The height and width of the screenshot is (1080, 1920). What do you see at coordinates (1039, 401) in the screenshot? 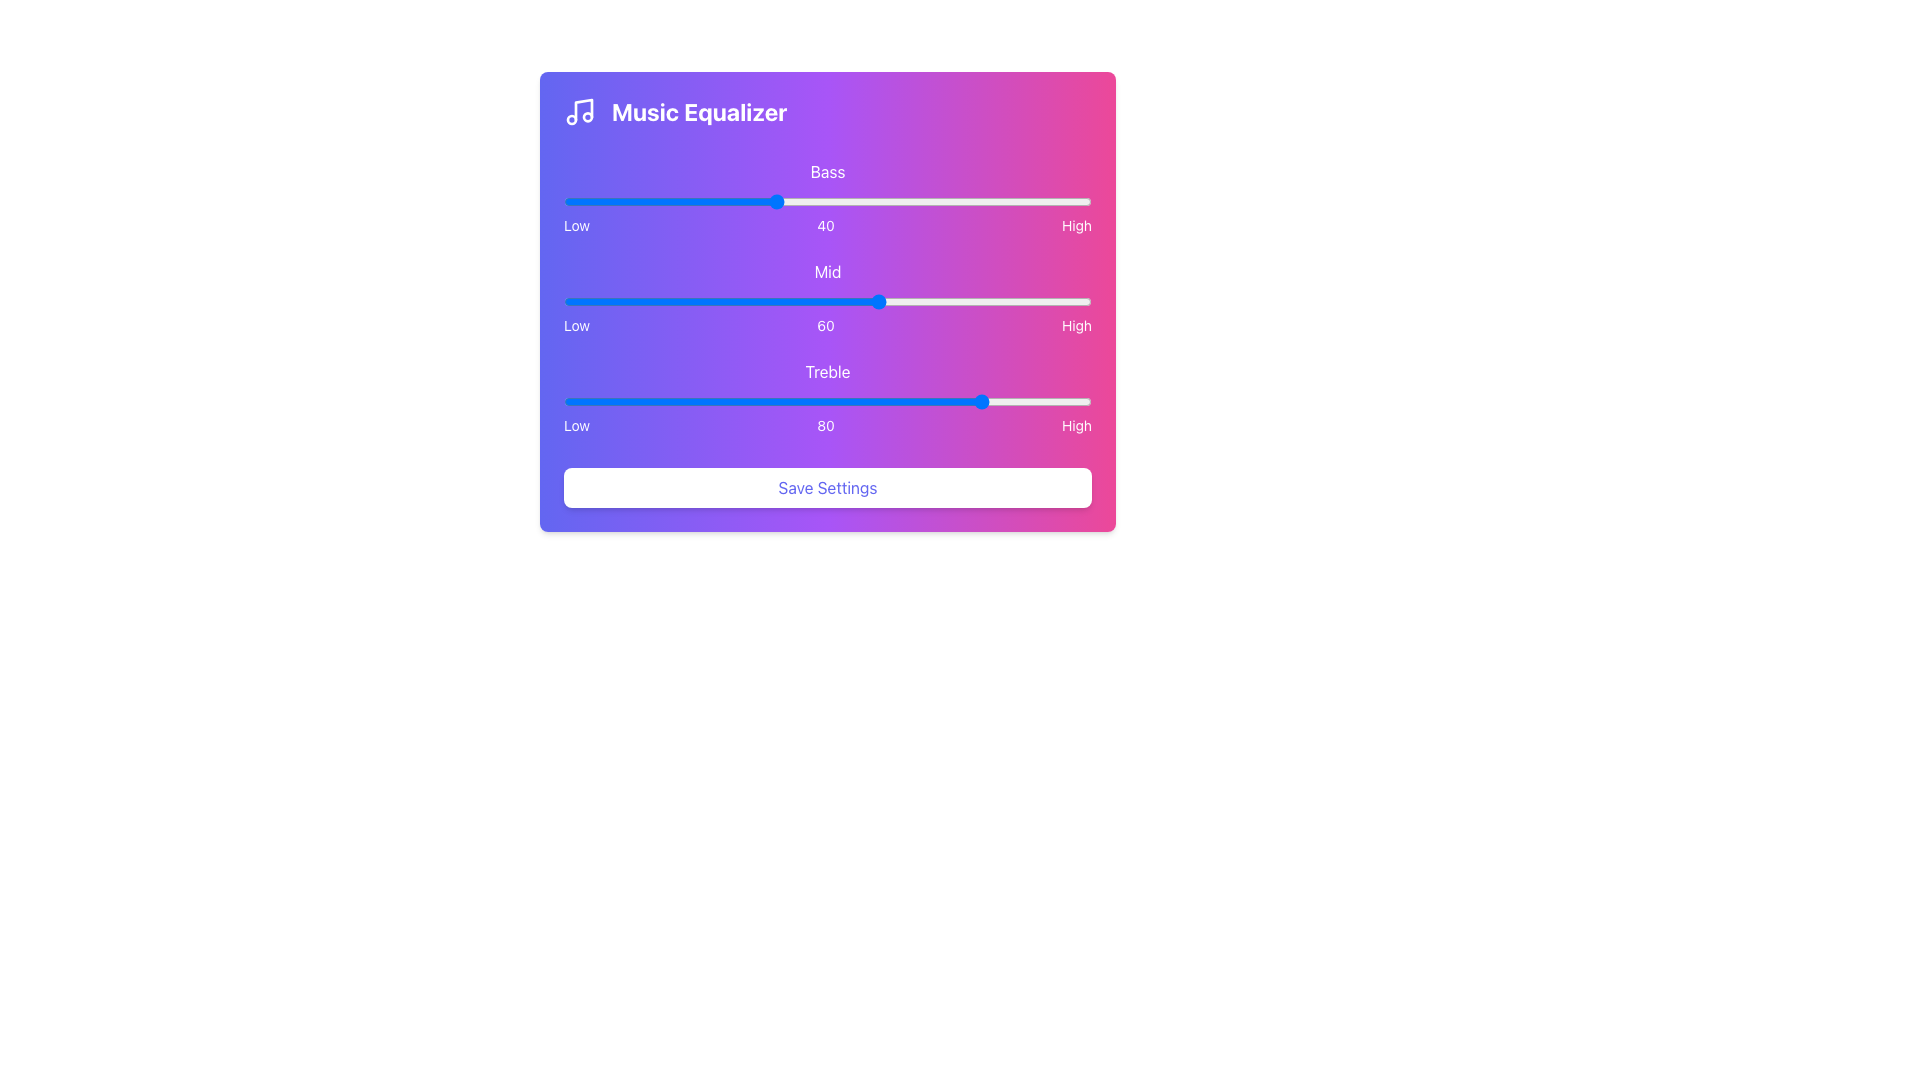
I see `the treble level` at bounding box center [1039, 401].